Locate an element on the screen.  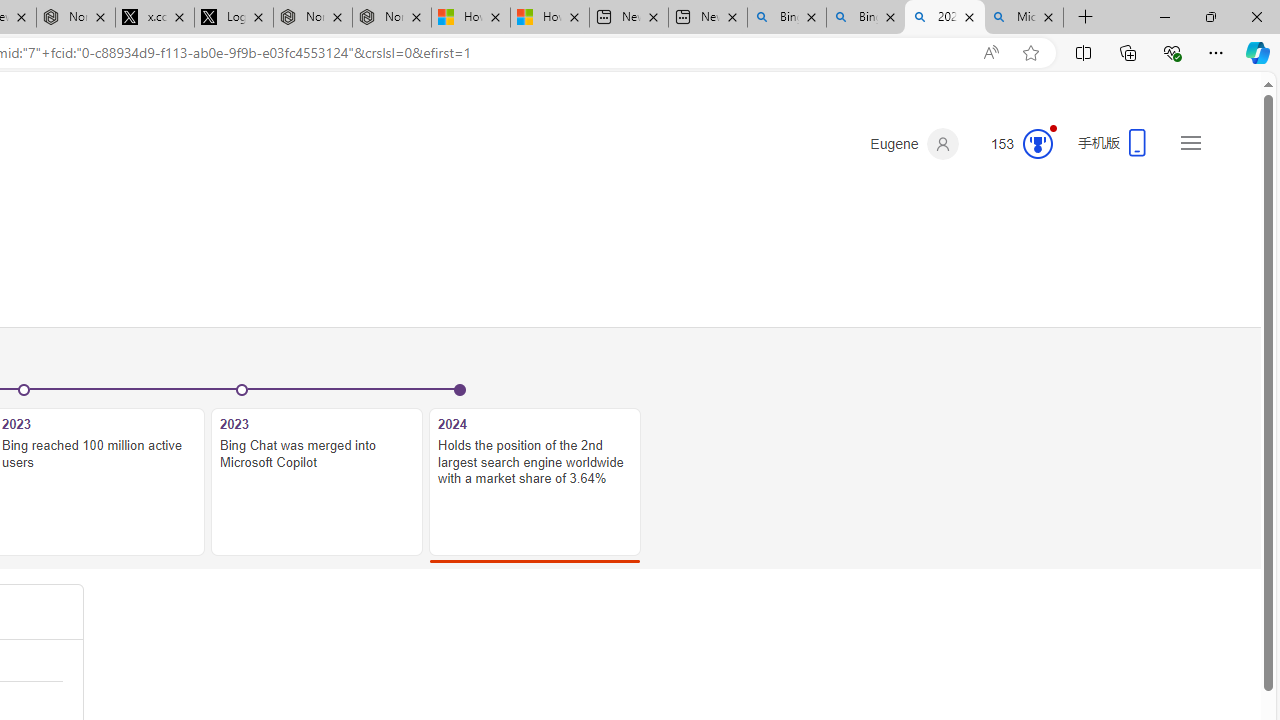
'2023Bing Chat was merged into Microsoft Copilot' is located at coordinates (316, 471).